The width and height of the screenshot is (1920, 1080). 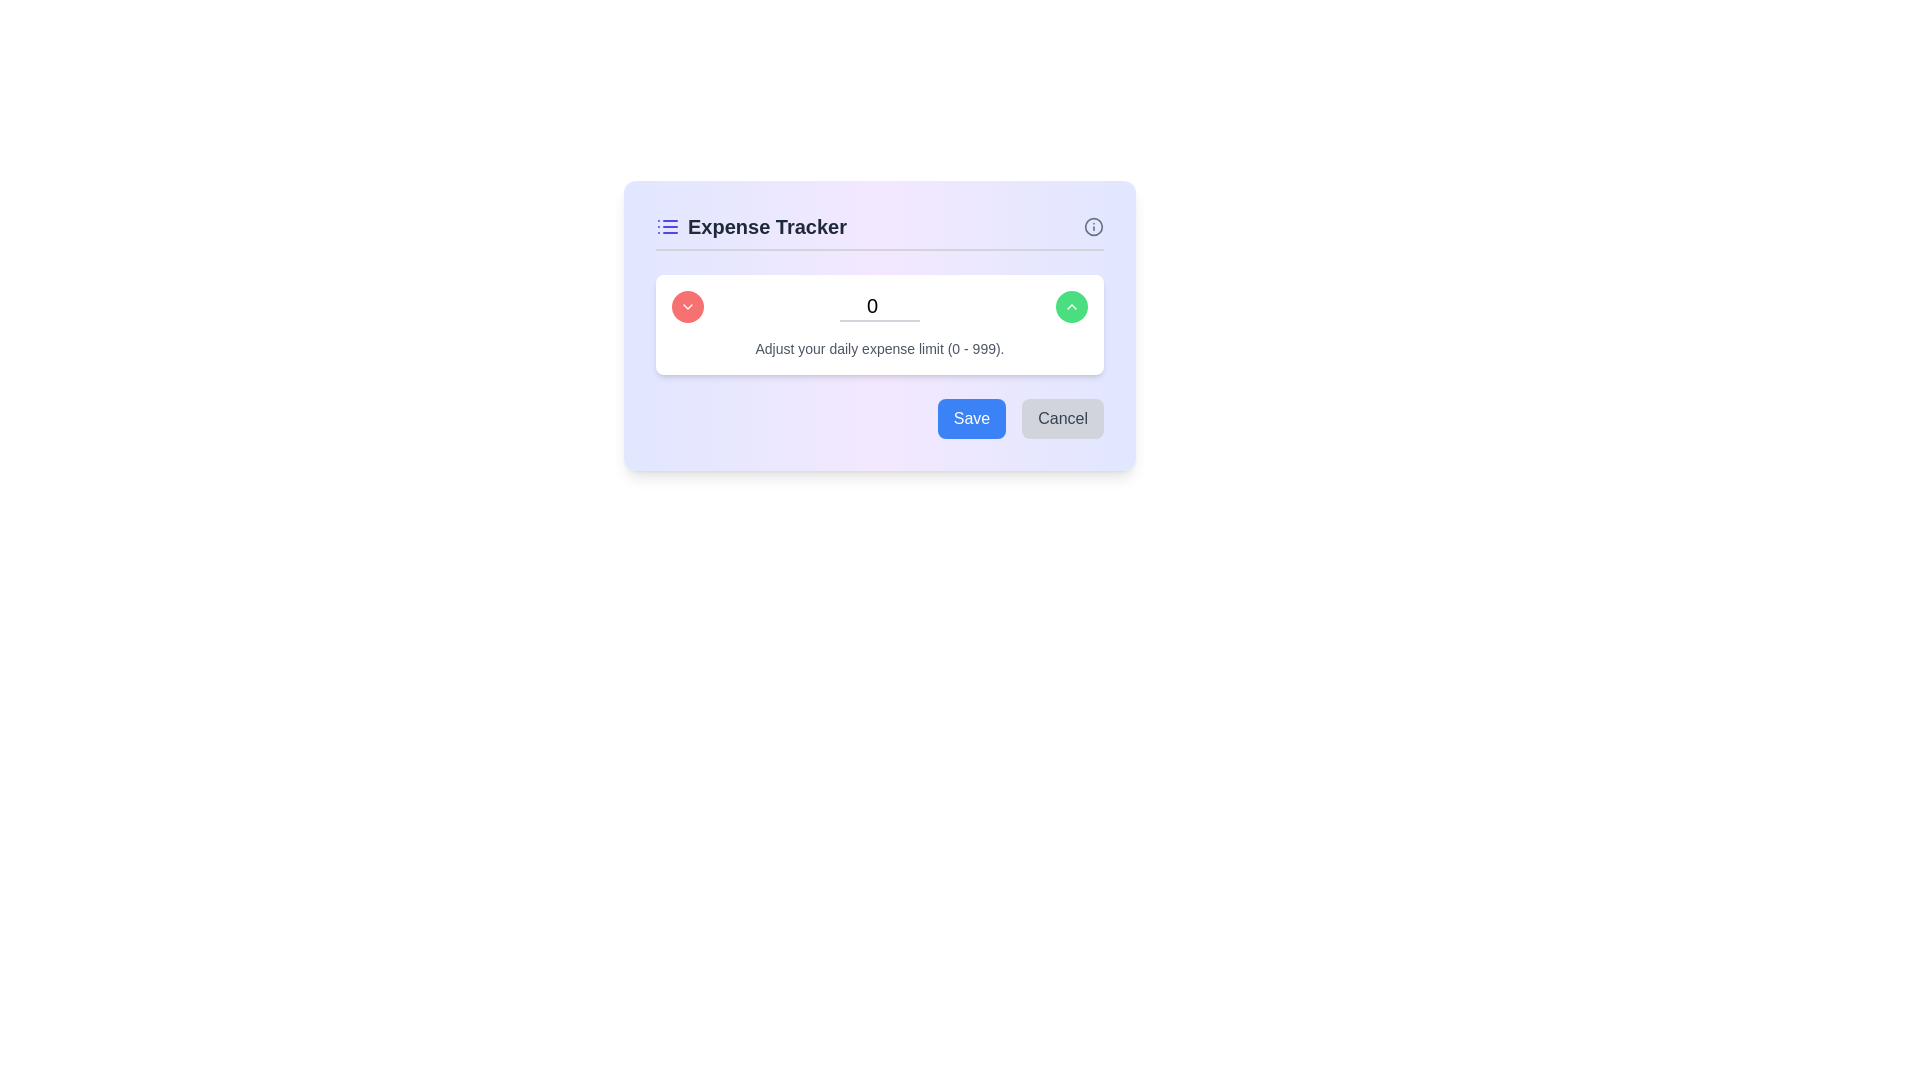 I want to click on the increment and decrement buttons of the numeric adjustment UI component, which is visually distinct with a white box and rounded corners, containing a numeric input field and the caption 'Adjust your daily expense limit (0 - 999).', so click(x=879, y=323).